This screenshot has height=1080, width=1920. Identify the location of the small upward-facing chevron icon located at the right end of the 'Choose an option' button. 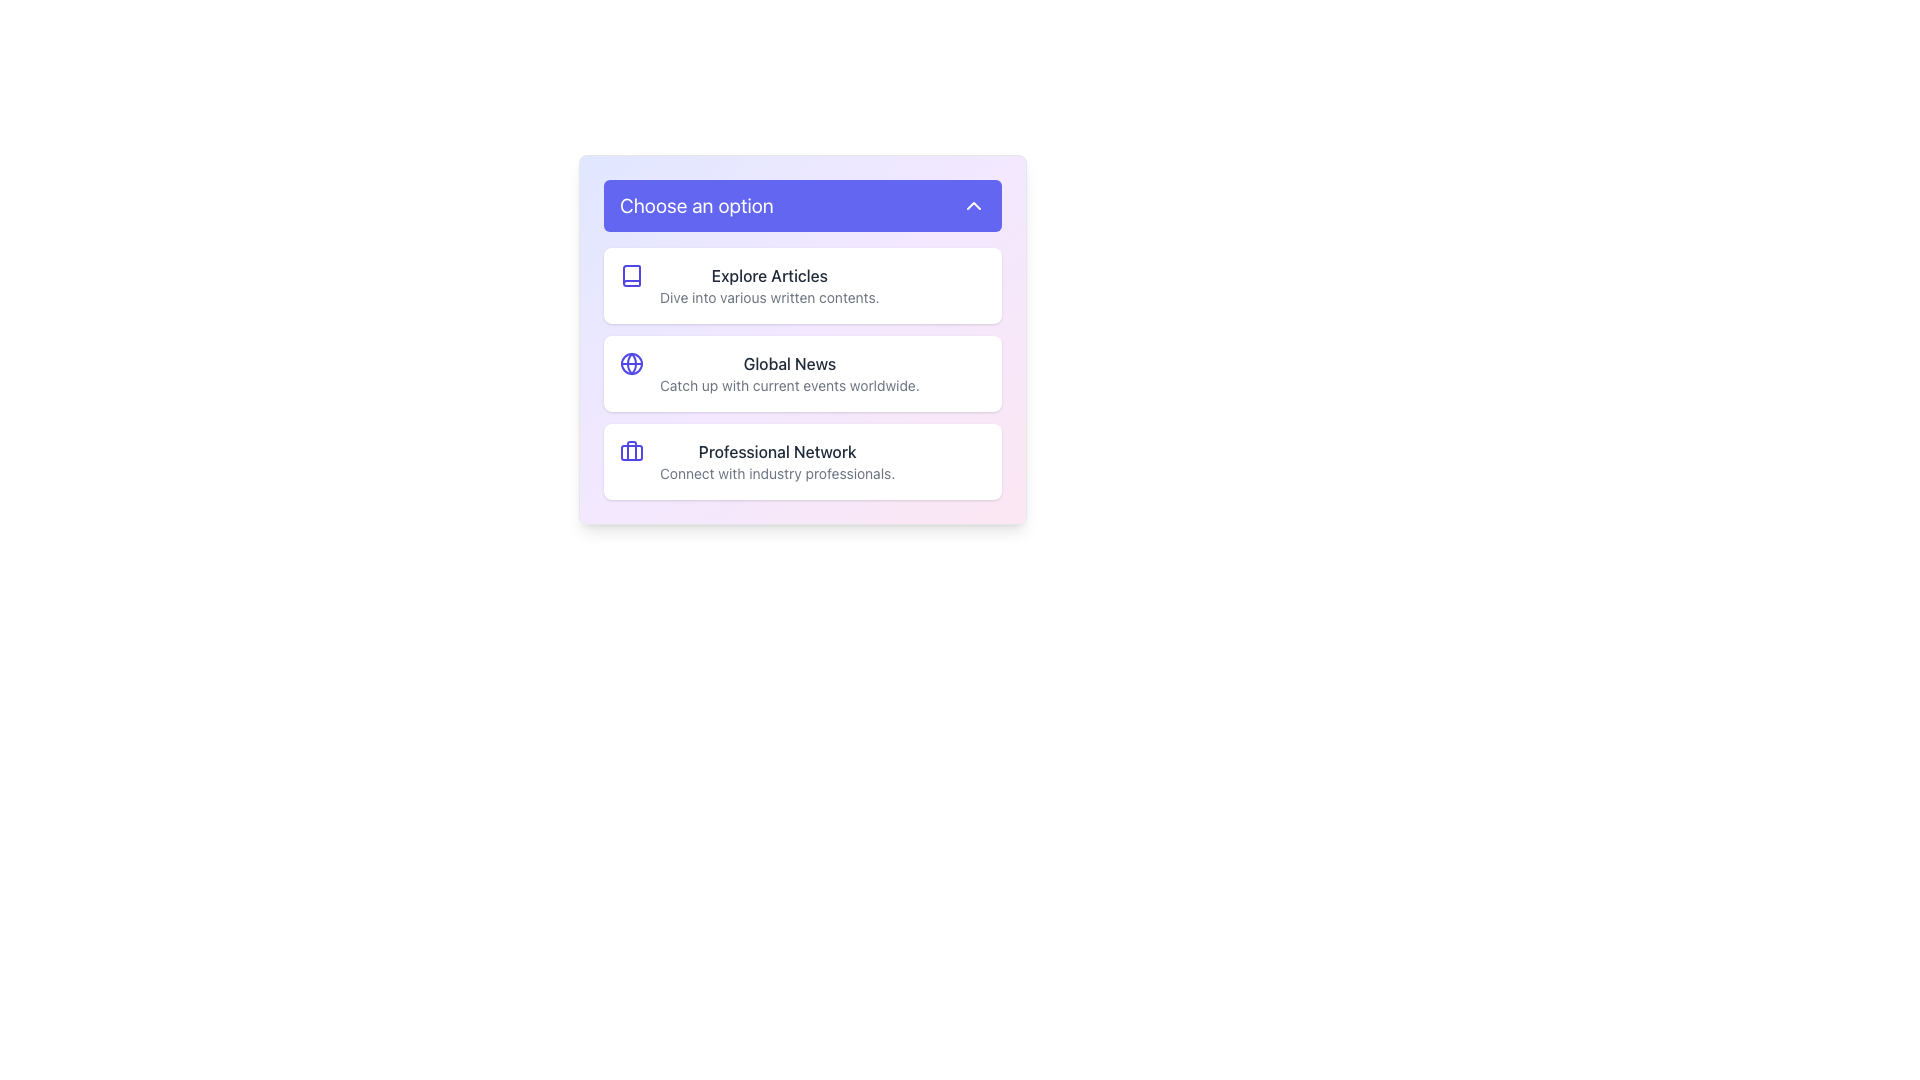
(974, 205).